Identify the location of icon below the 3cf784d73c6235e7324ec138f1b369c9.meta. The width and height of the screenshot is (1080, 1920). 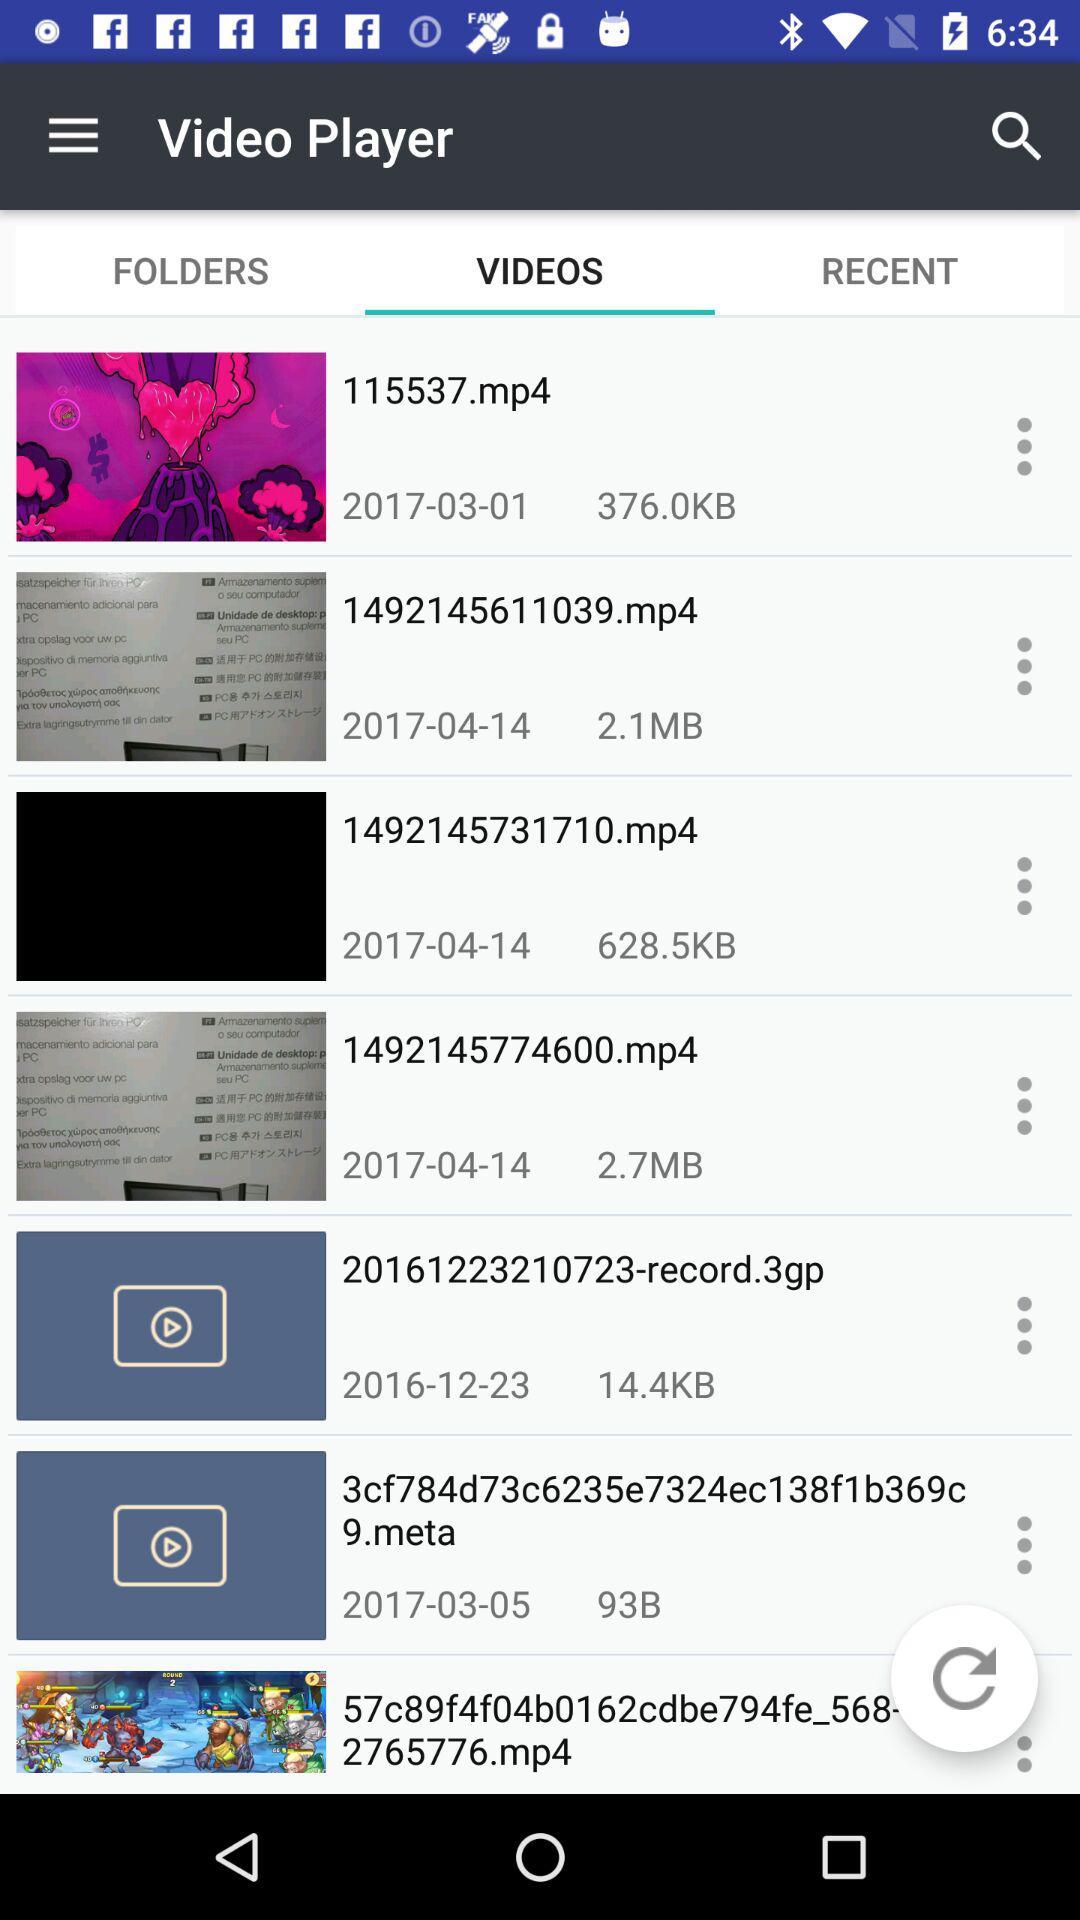
(628, 1603).